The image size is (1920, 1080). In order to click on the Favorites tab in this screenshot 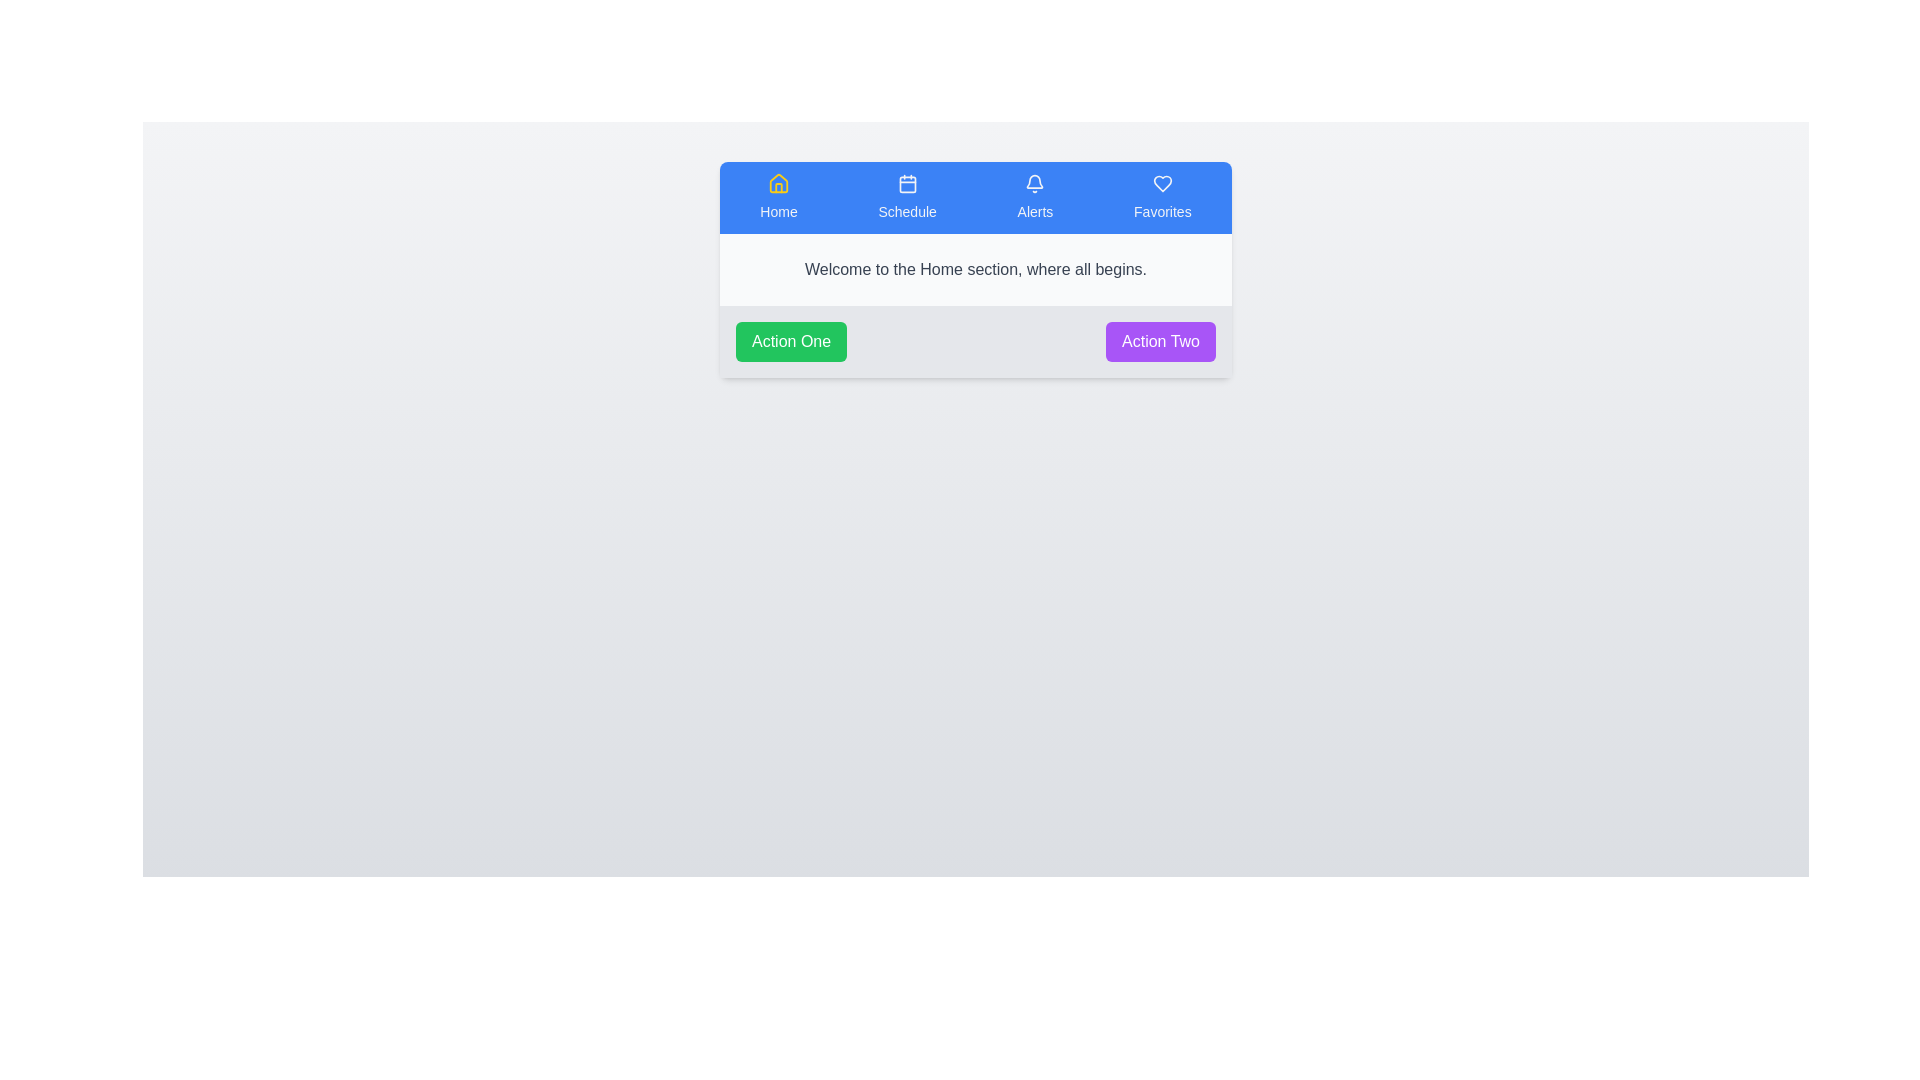, I will do `click(1162, 197)`.